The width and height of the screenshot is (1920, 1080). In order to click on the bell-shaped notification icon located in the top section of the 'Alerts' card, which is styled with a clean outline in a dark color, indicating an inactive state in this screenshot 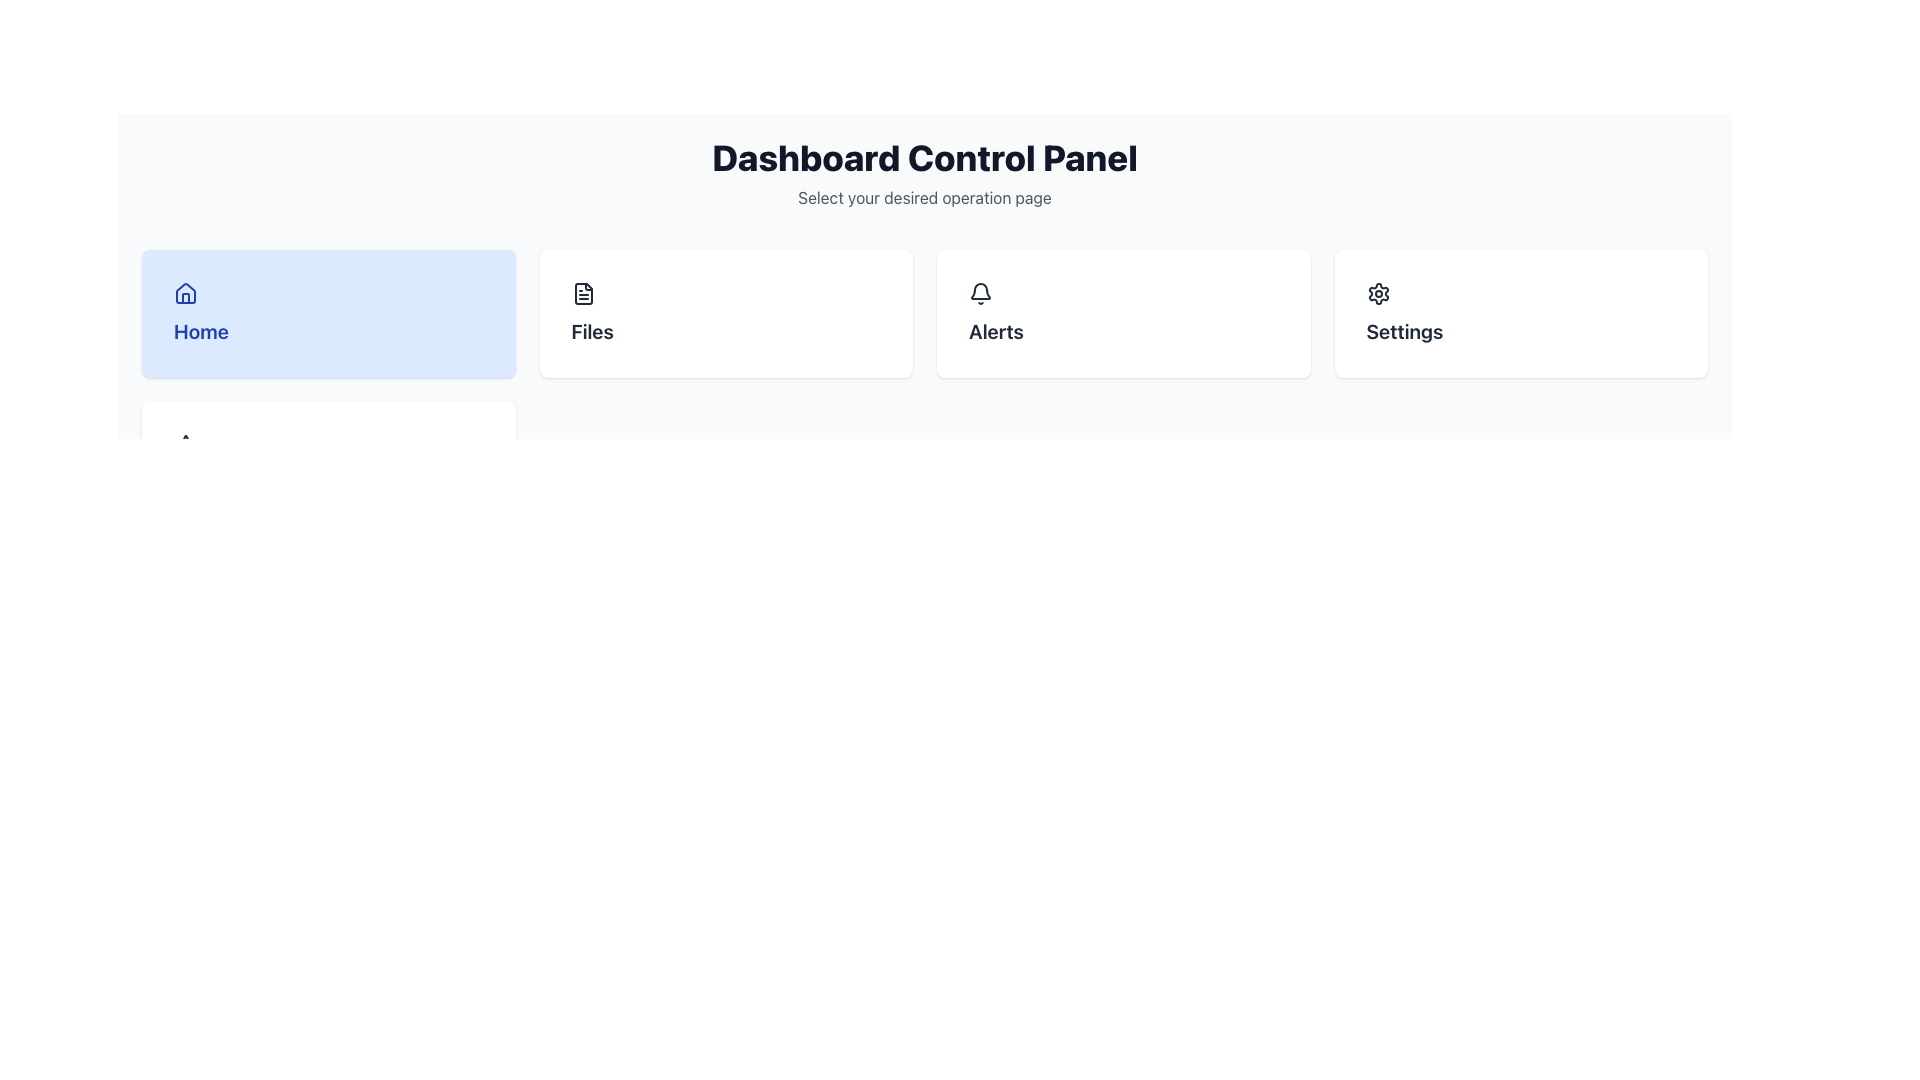, I will do `click(980, 291)`.